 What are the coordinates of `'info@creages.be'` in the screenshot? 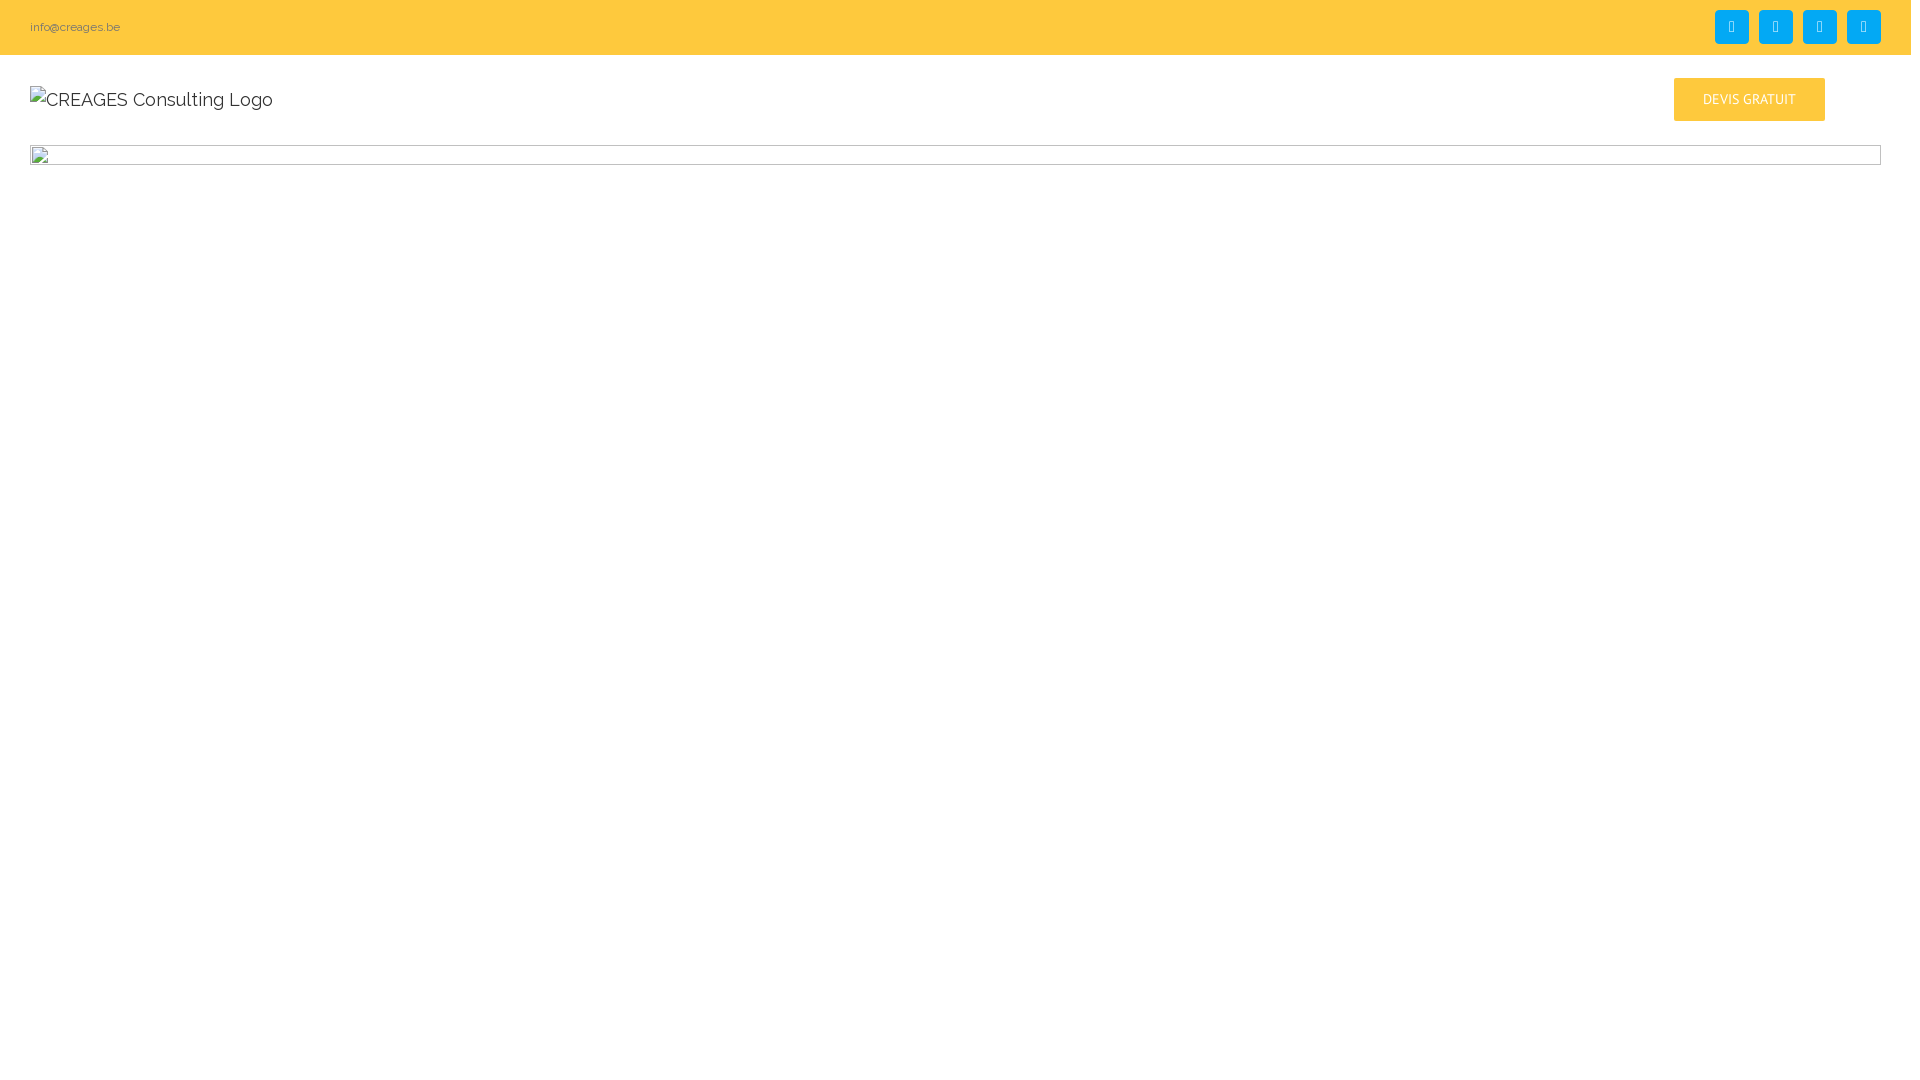 It's located at (75, 27).